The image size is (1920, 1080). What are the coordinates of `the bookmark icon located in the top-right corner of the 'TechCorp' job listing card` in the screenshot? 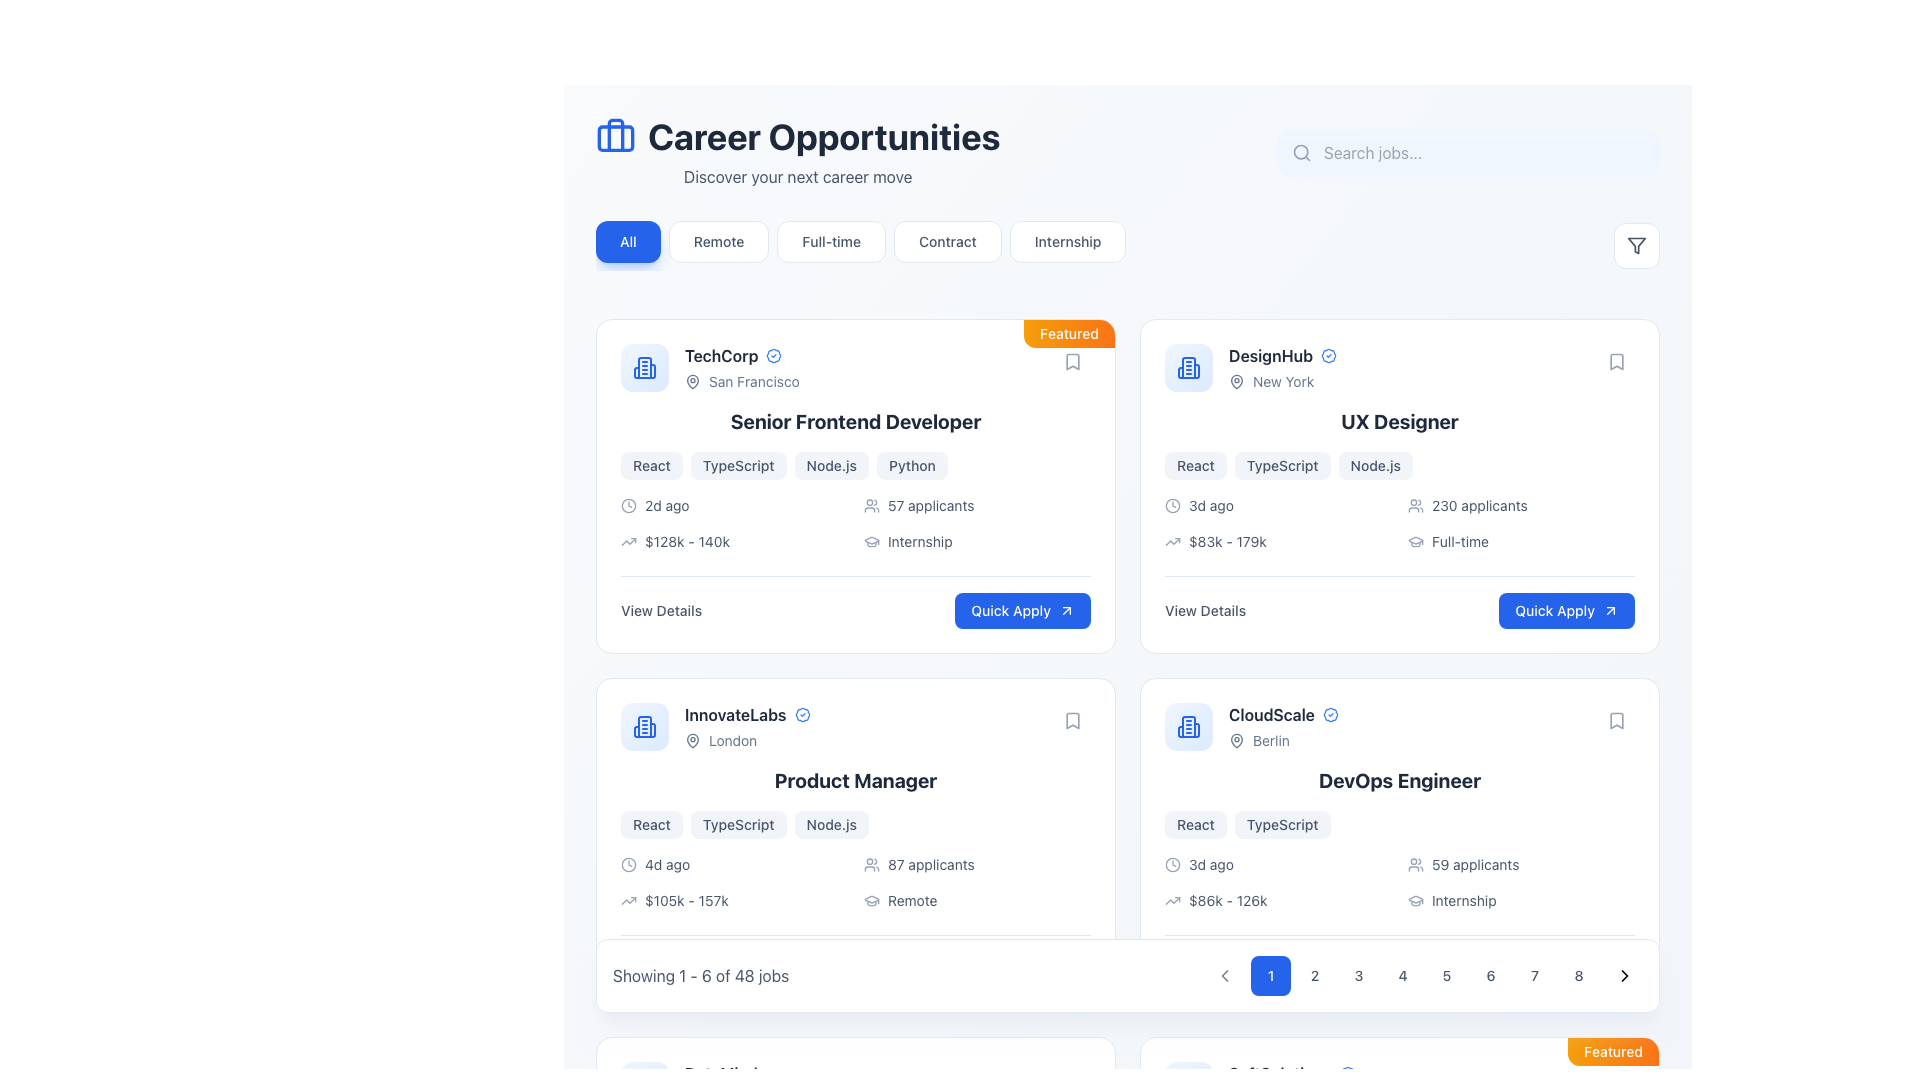 It's located at (1072, 362).